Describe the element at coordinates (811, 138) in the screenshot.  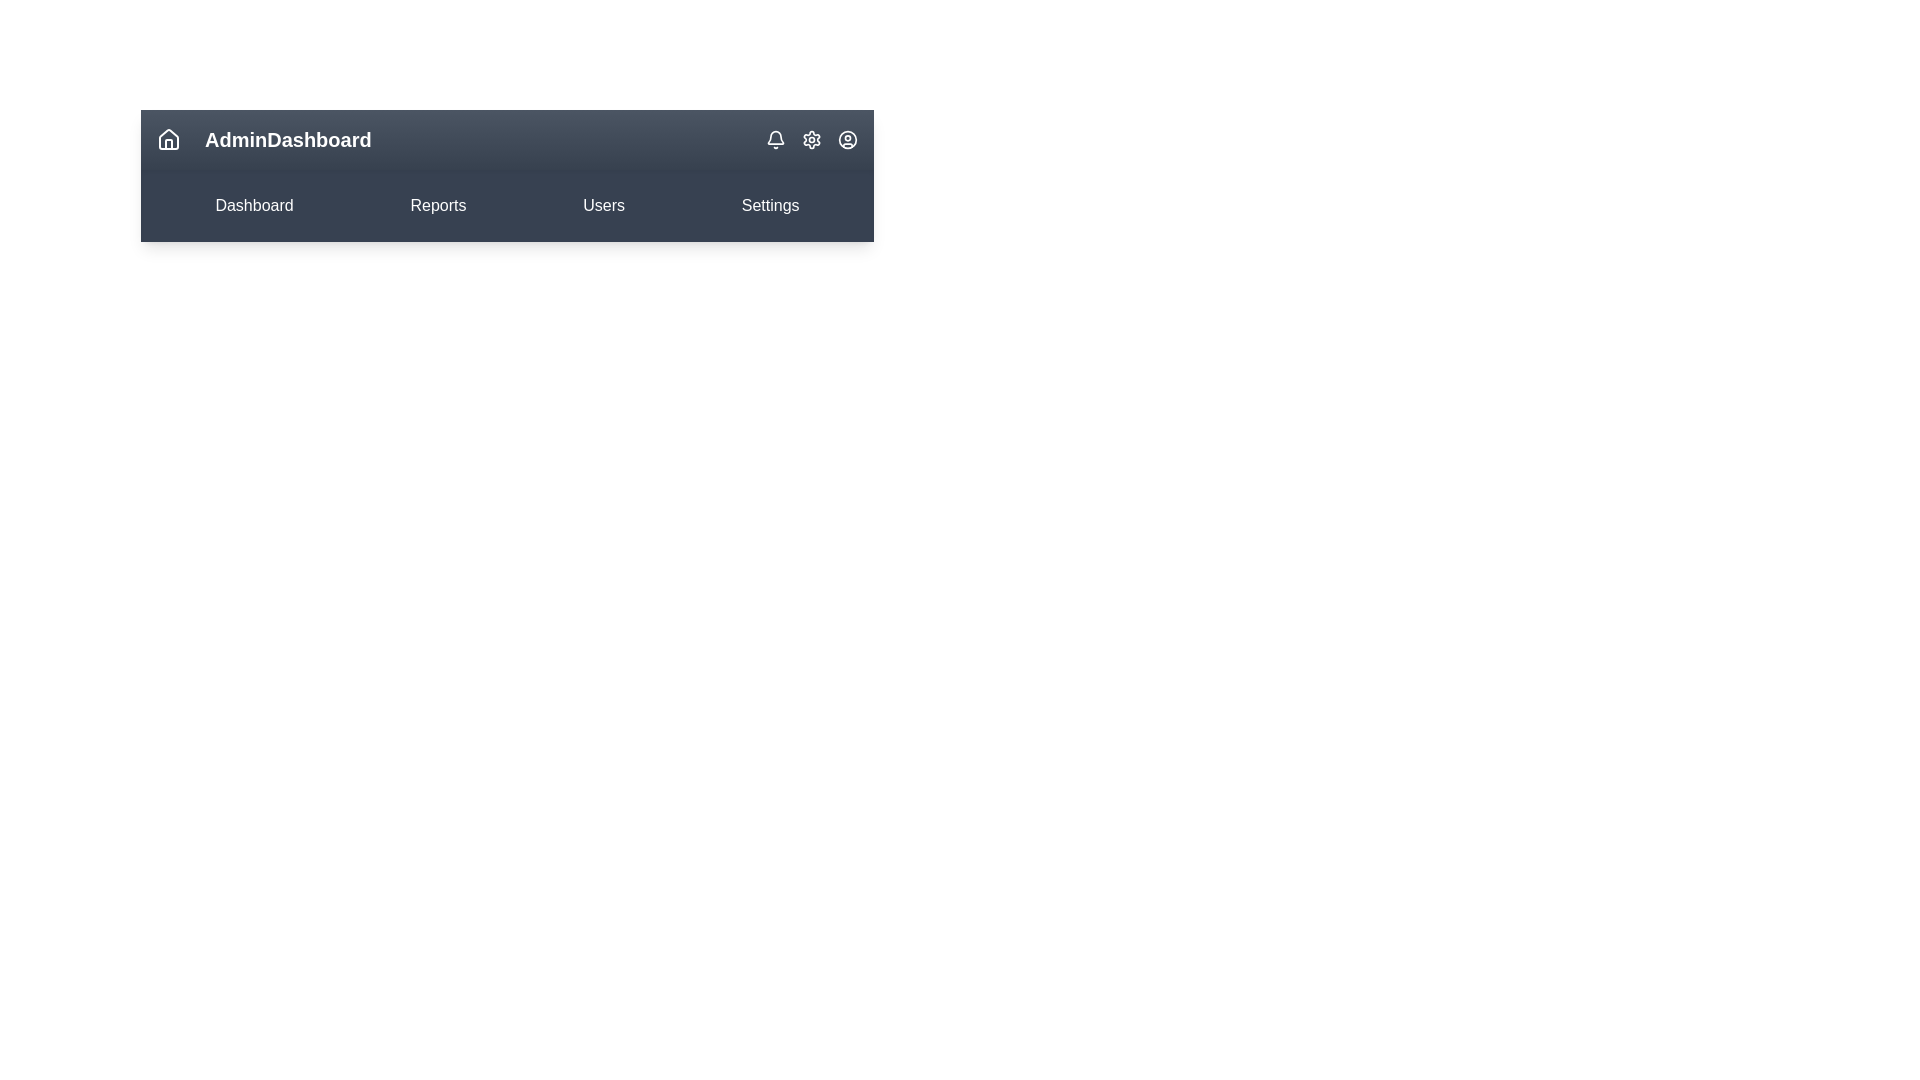
I see `the Settings icon located in the top-right corner of the app bar` at that location.